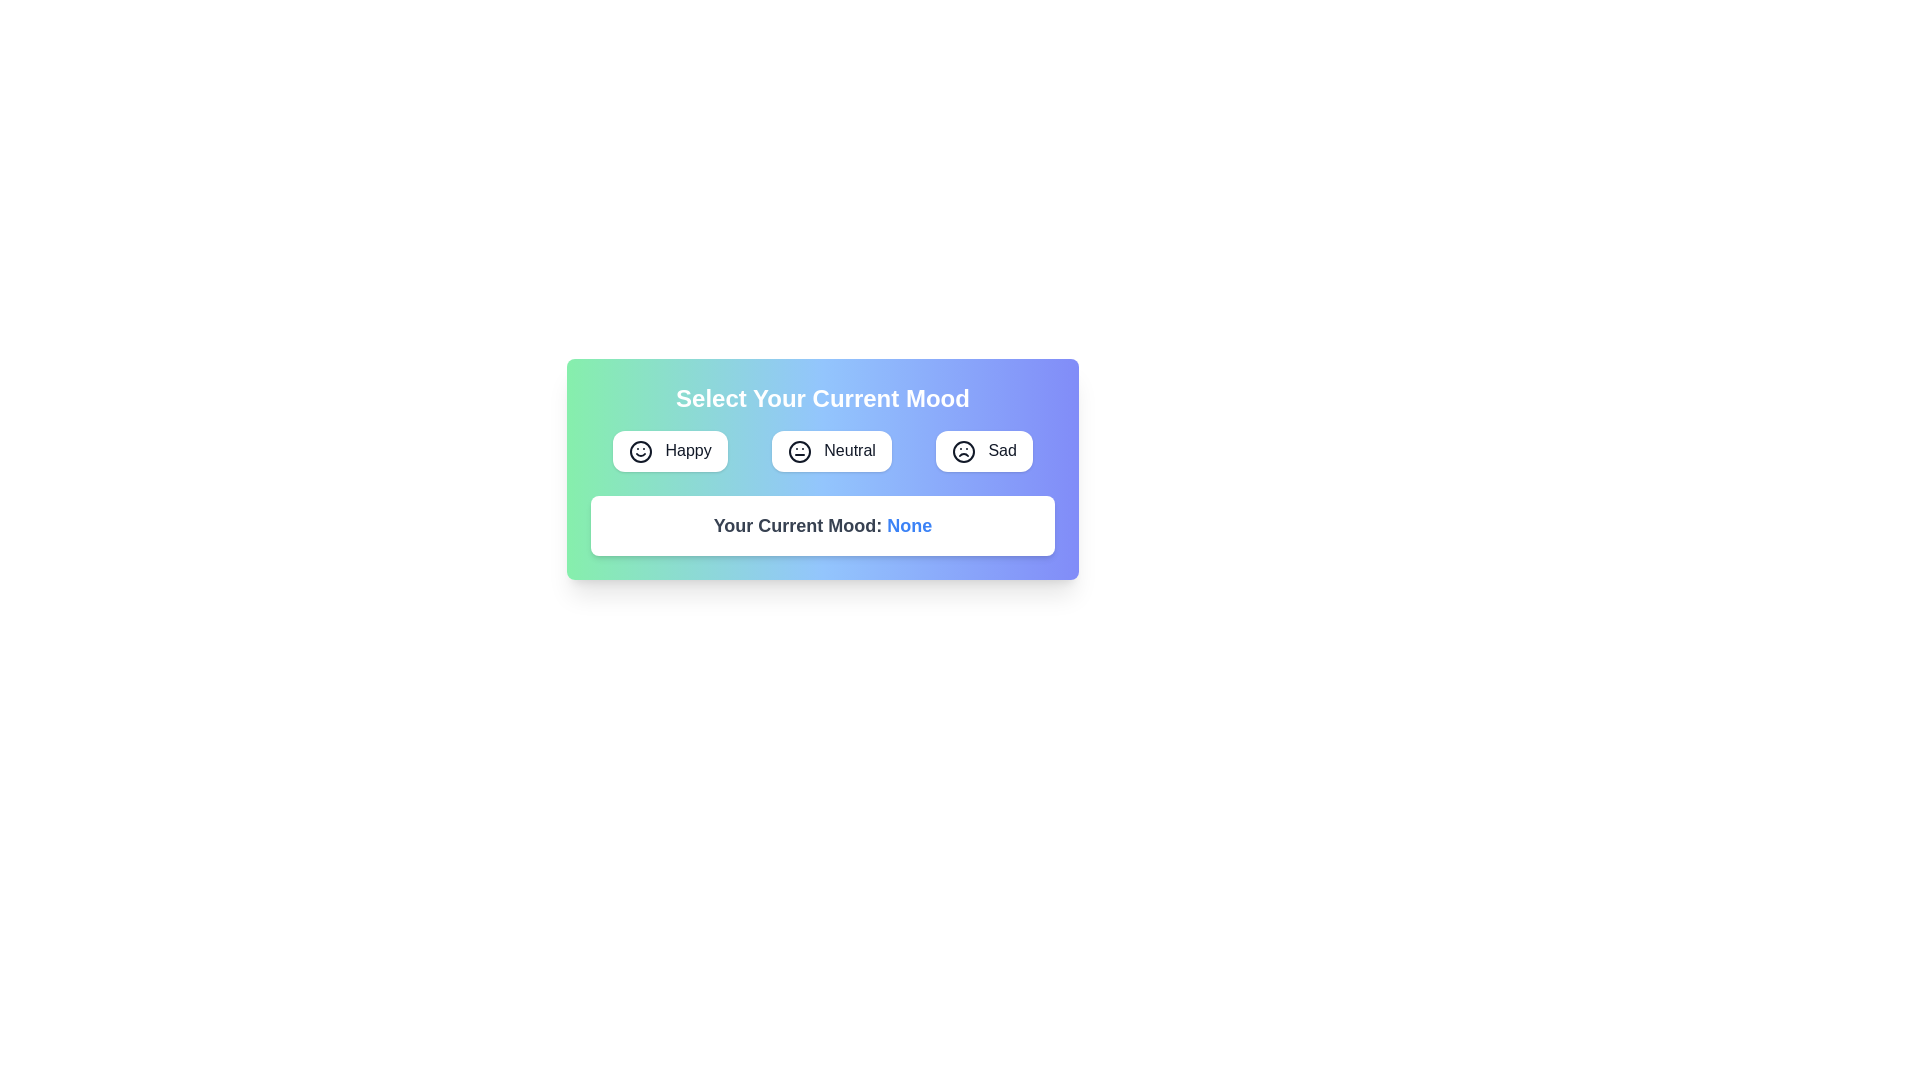 The width and height of the screenshot is (1920, 1080). I want to click on the 'Happy' mood icon represented by a smiling face illustration, so click(641, 451).